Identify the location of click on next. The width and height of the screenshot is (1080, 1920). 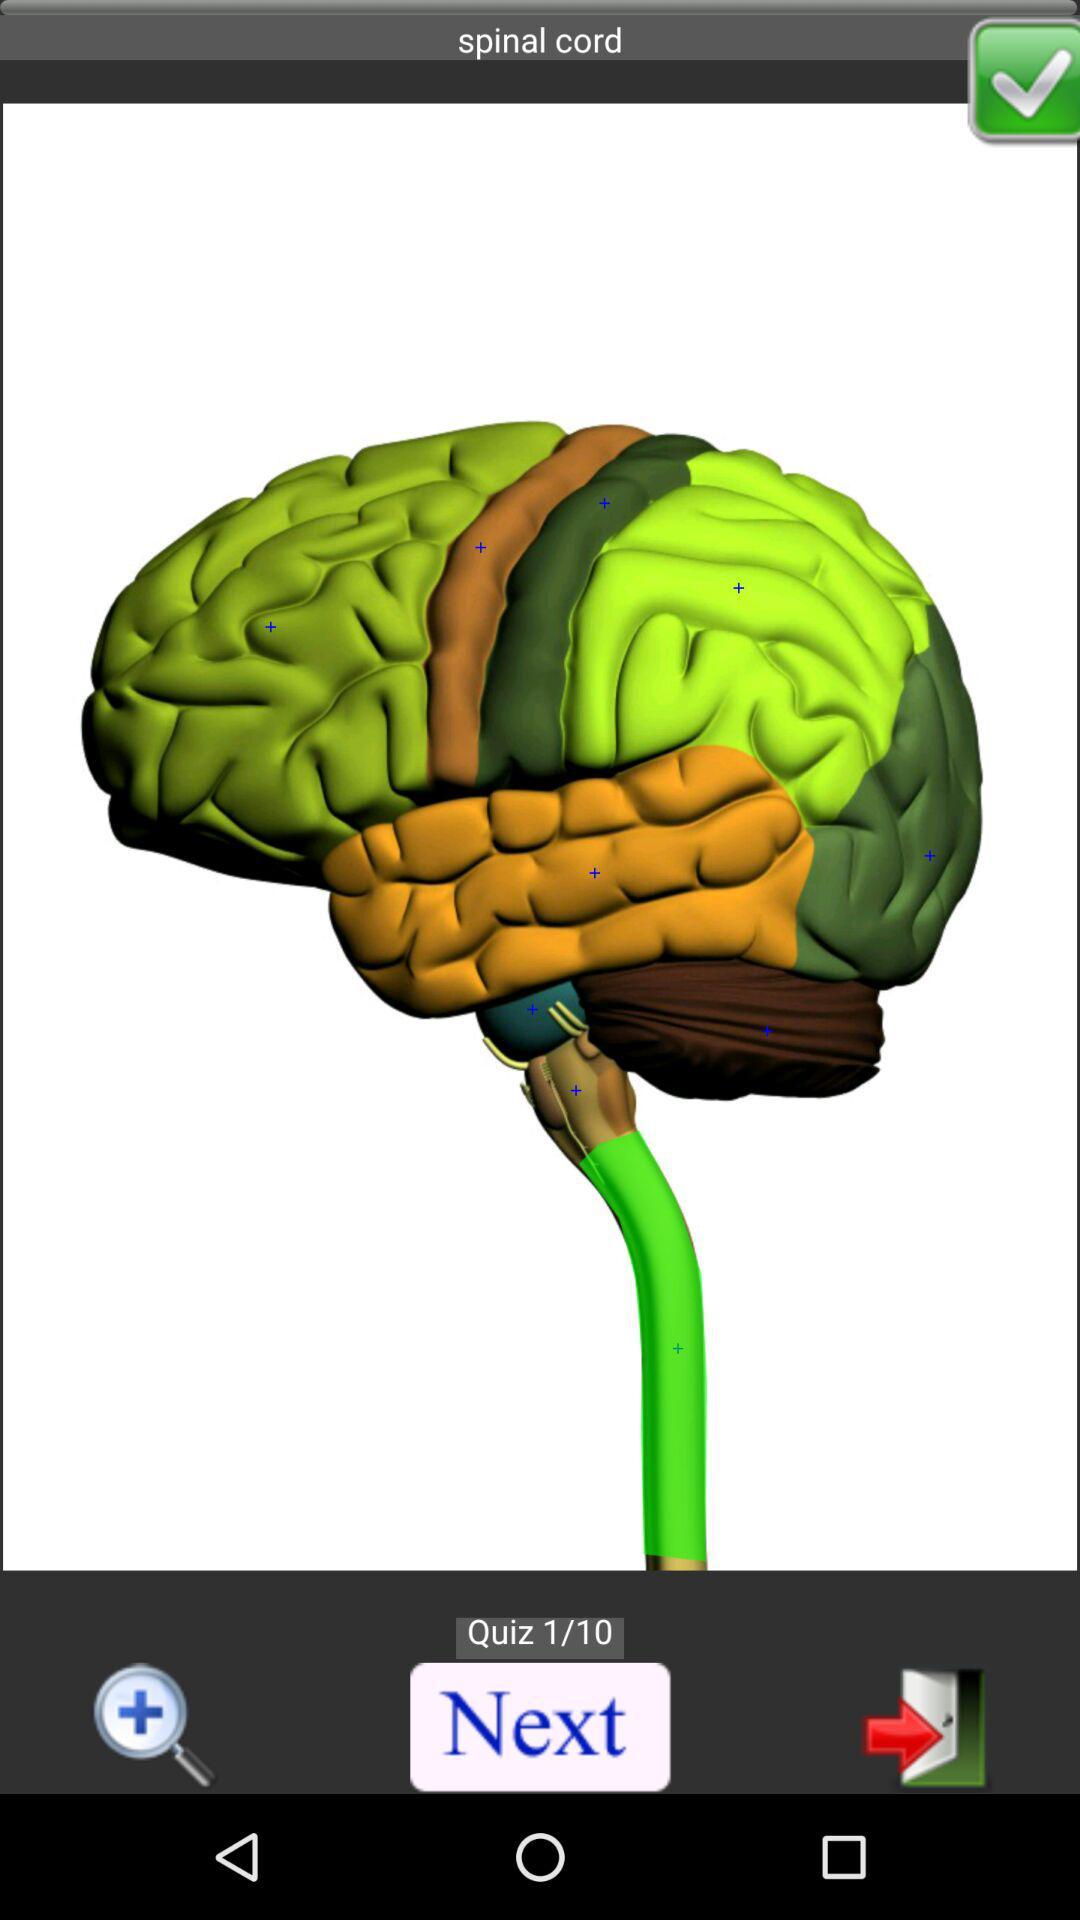
(541, 1727).